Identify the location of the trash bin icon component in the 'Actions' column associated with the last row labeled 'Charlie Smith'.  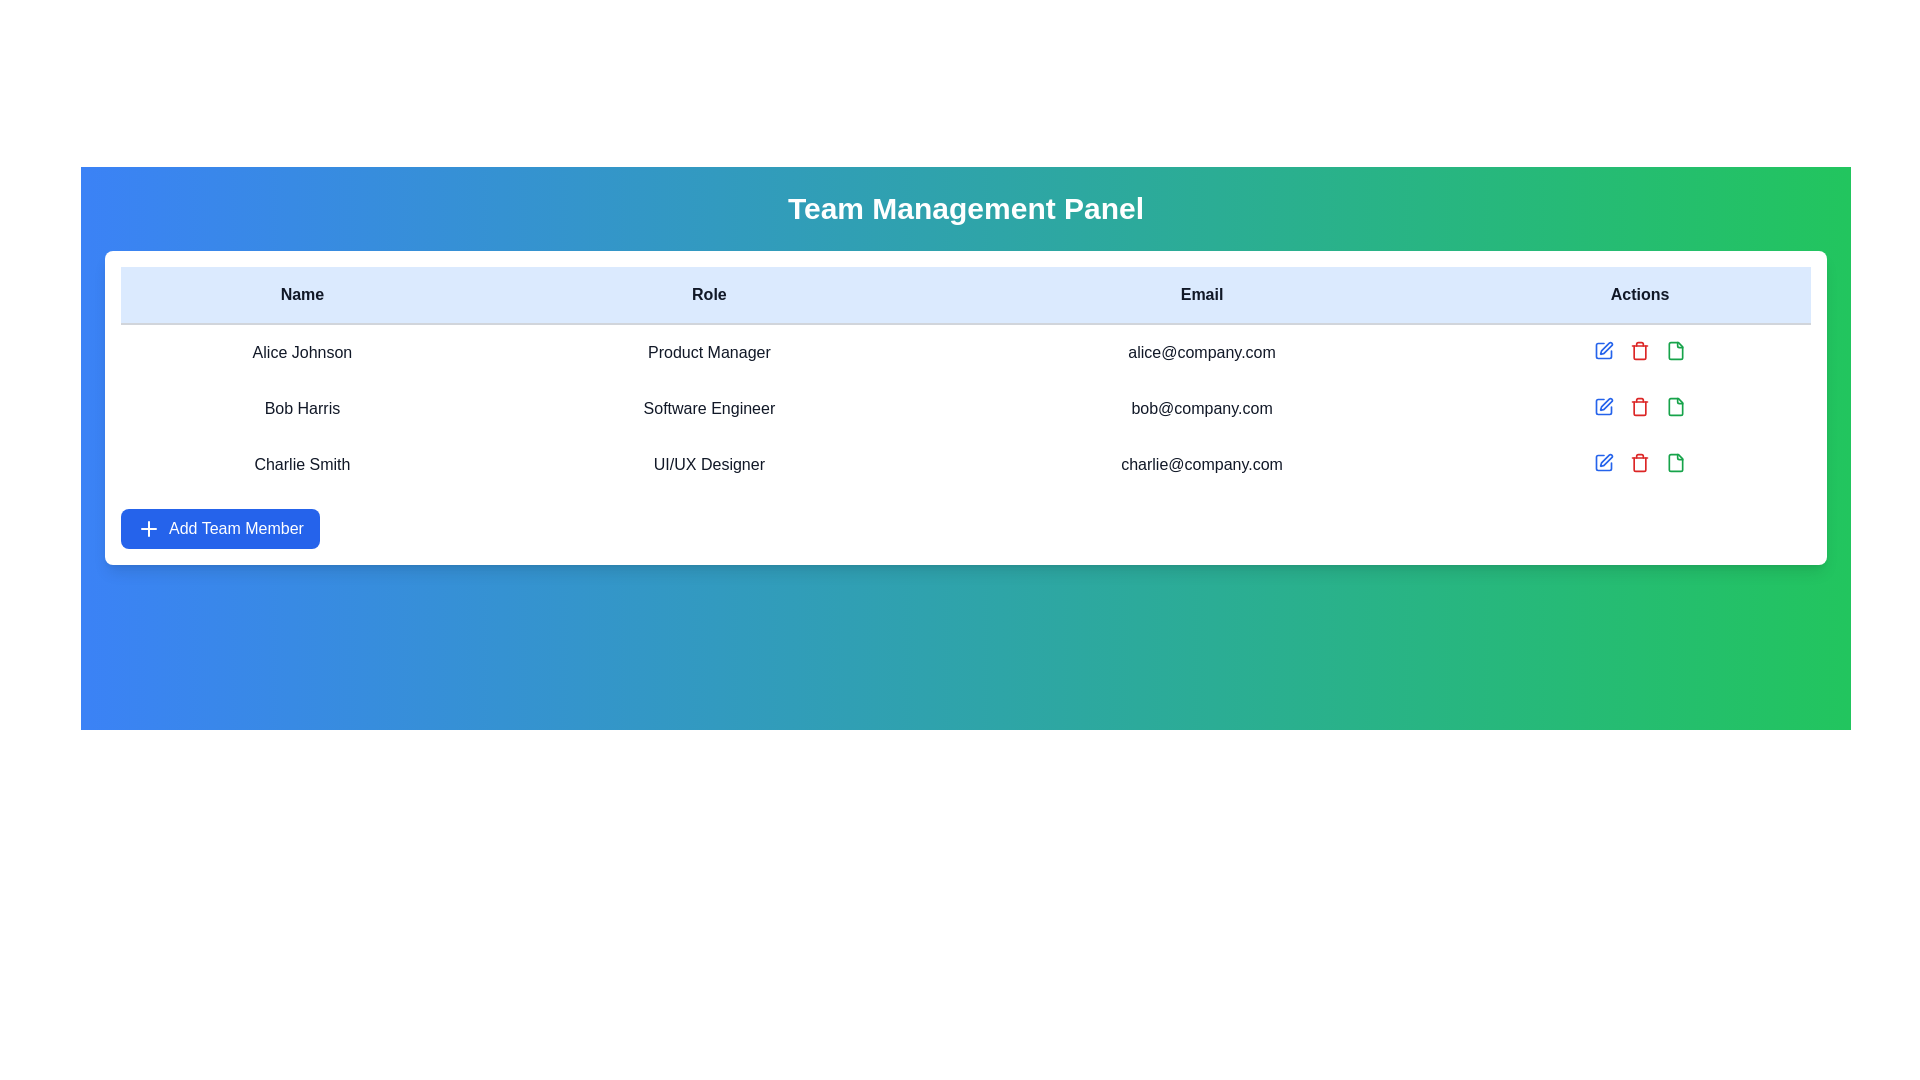
(1640, 464).